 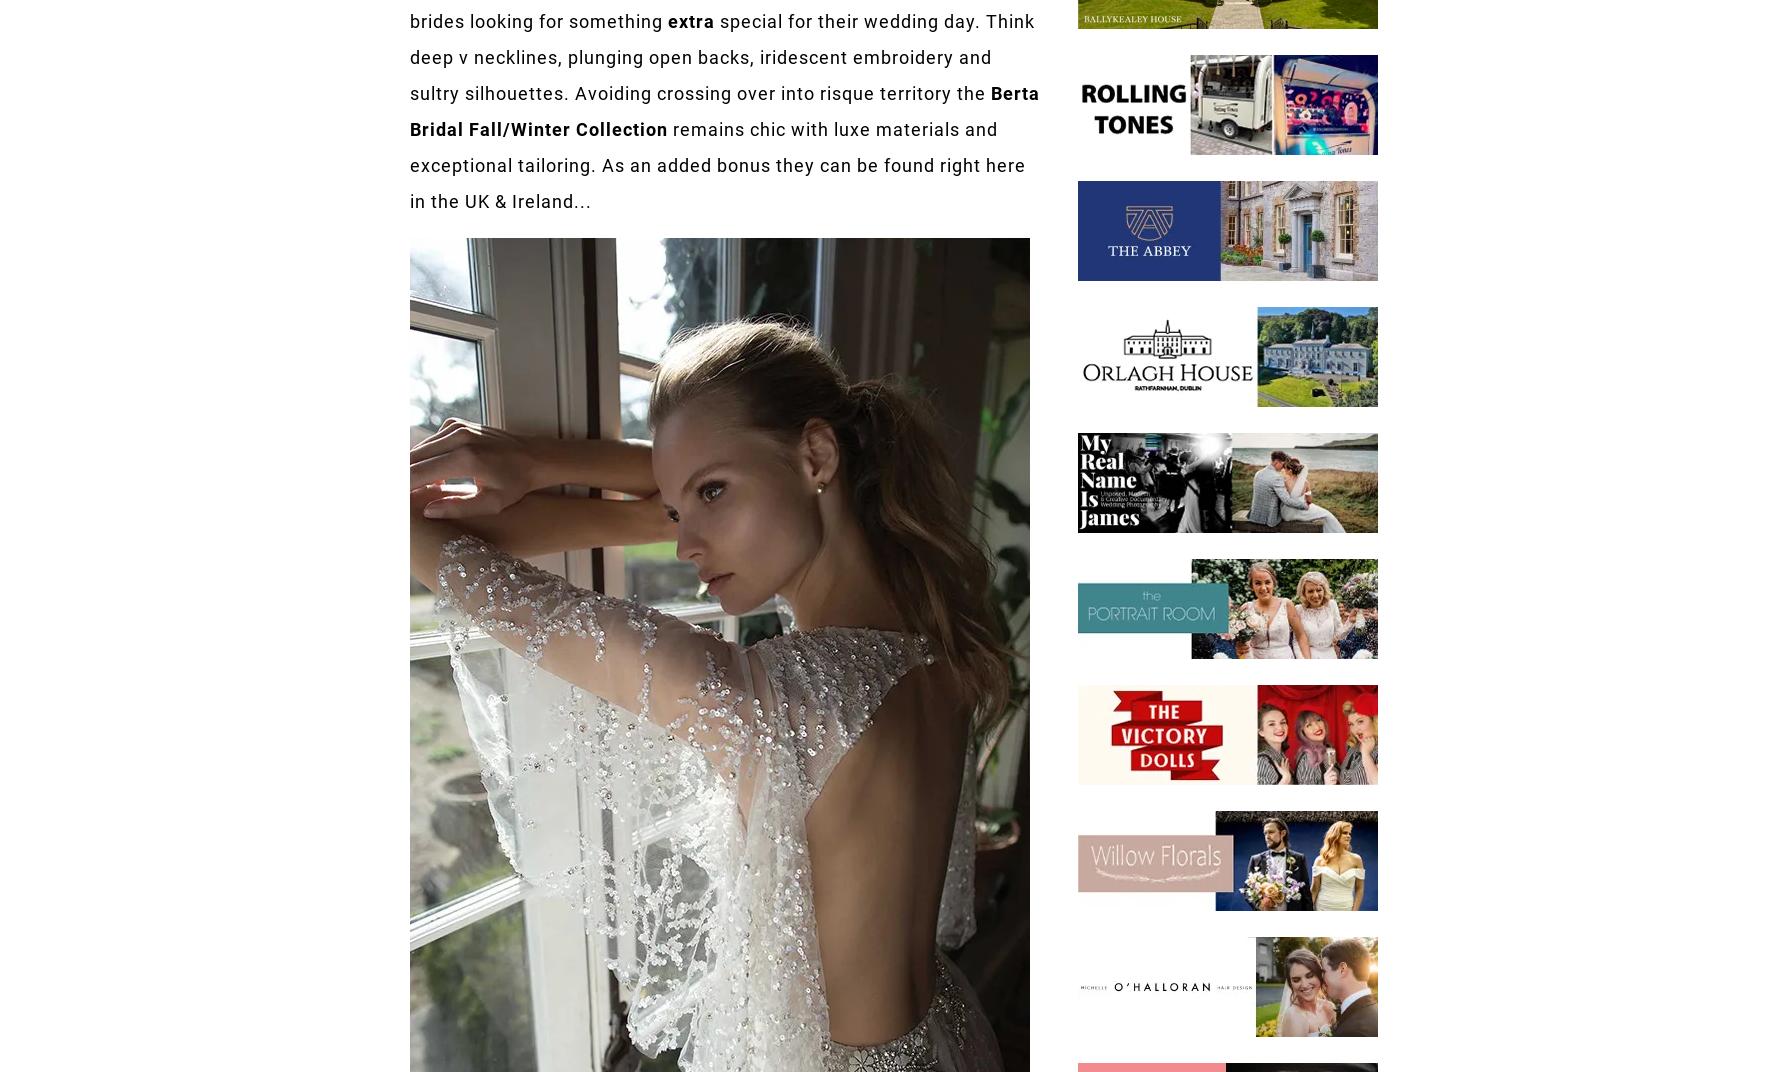 I want to click on '+353 (1) 670 8688', so click(x=1159, y=733).